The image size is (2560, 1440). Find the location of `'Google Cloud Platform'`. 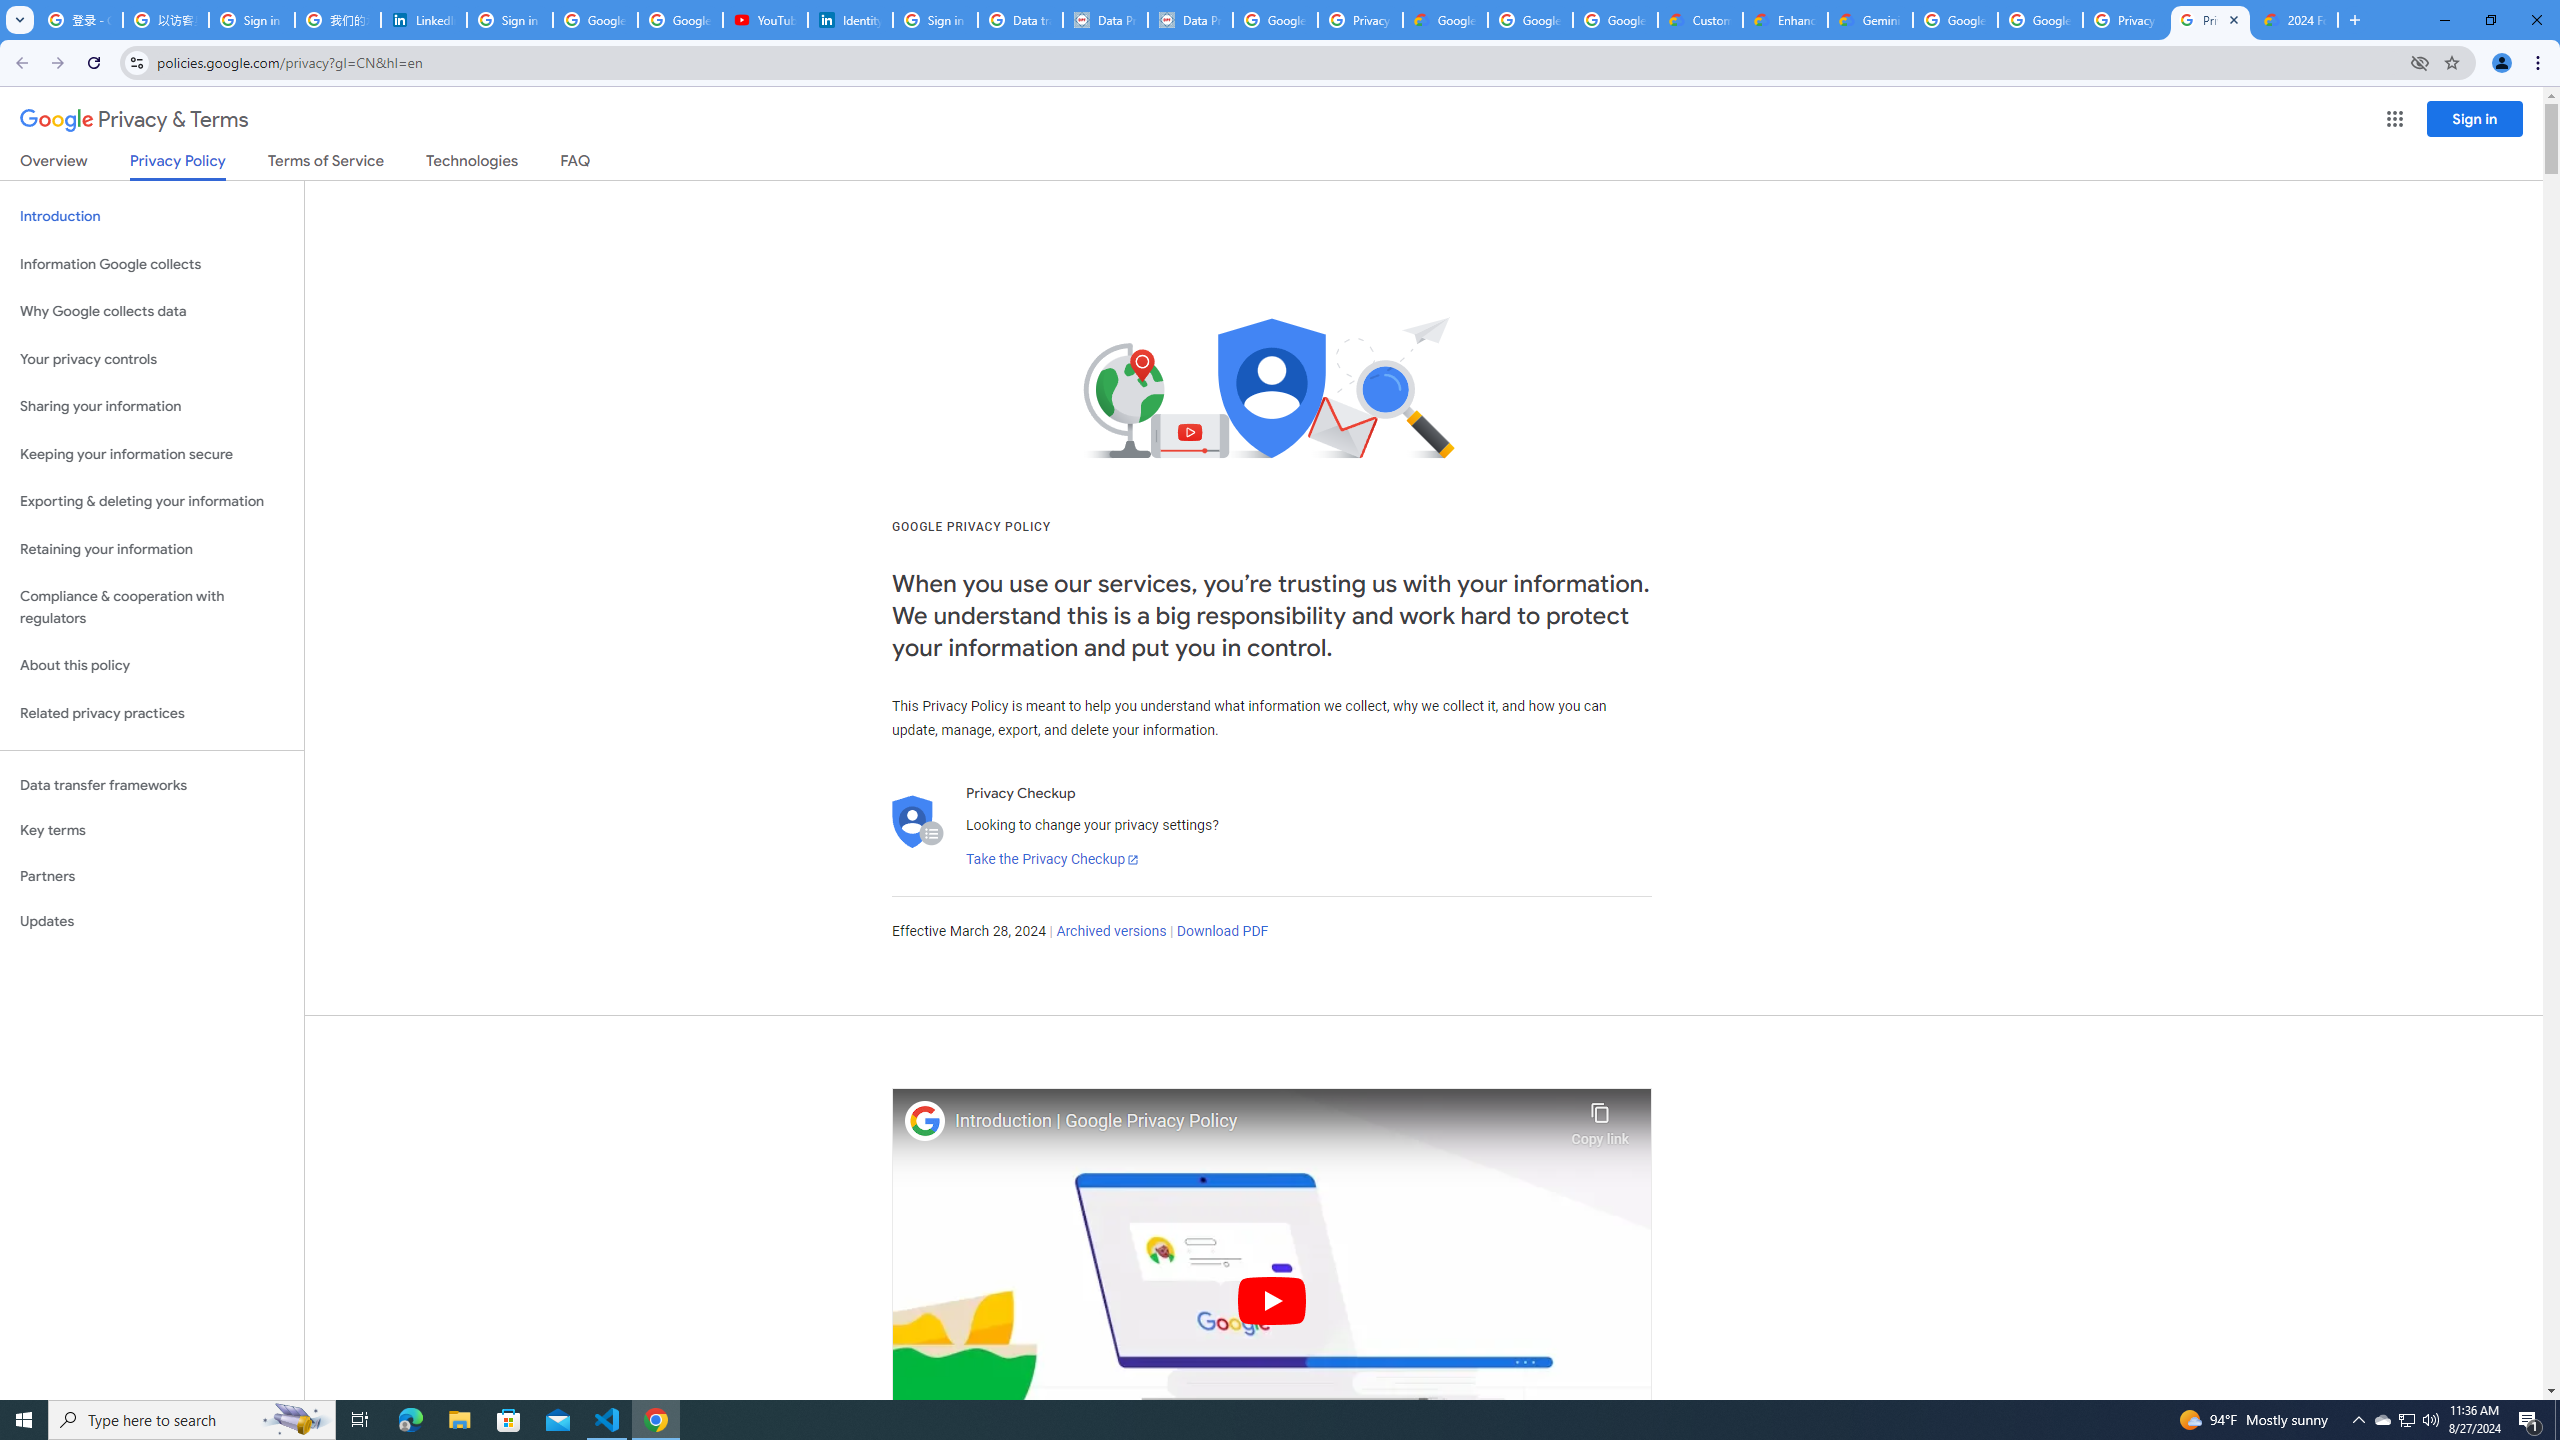

'Google Cloud Platform' is located at coordinates (1954, 19).